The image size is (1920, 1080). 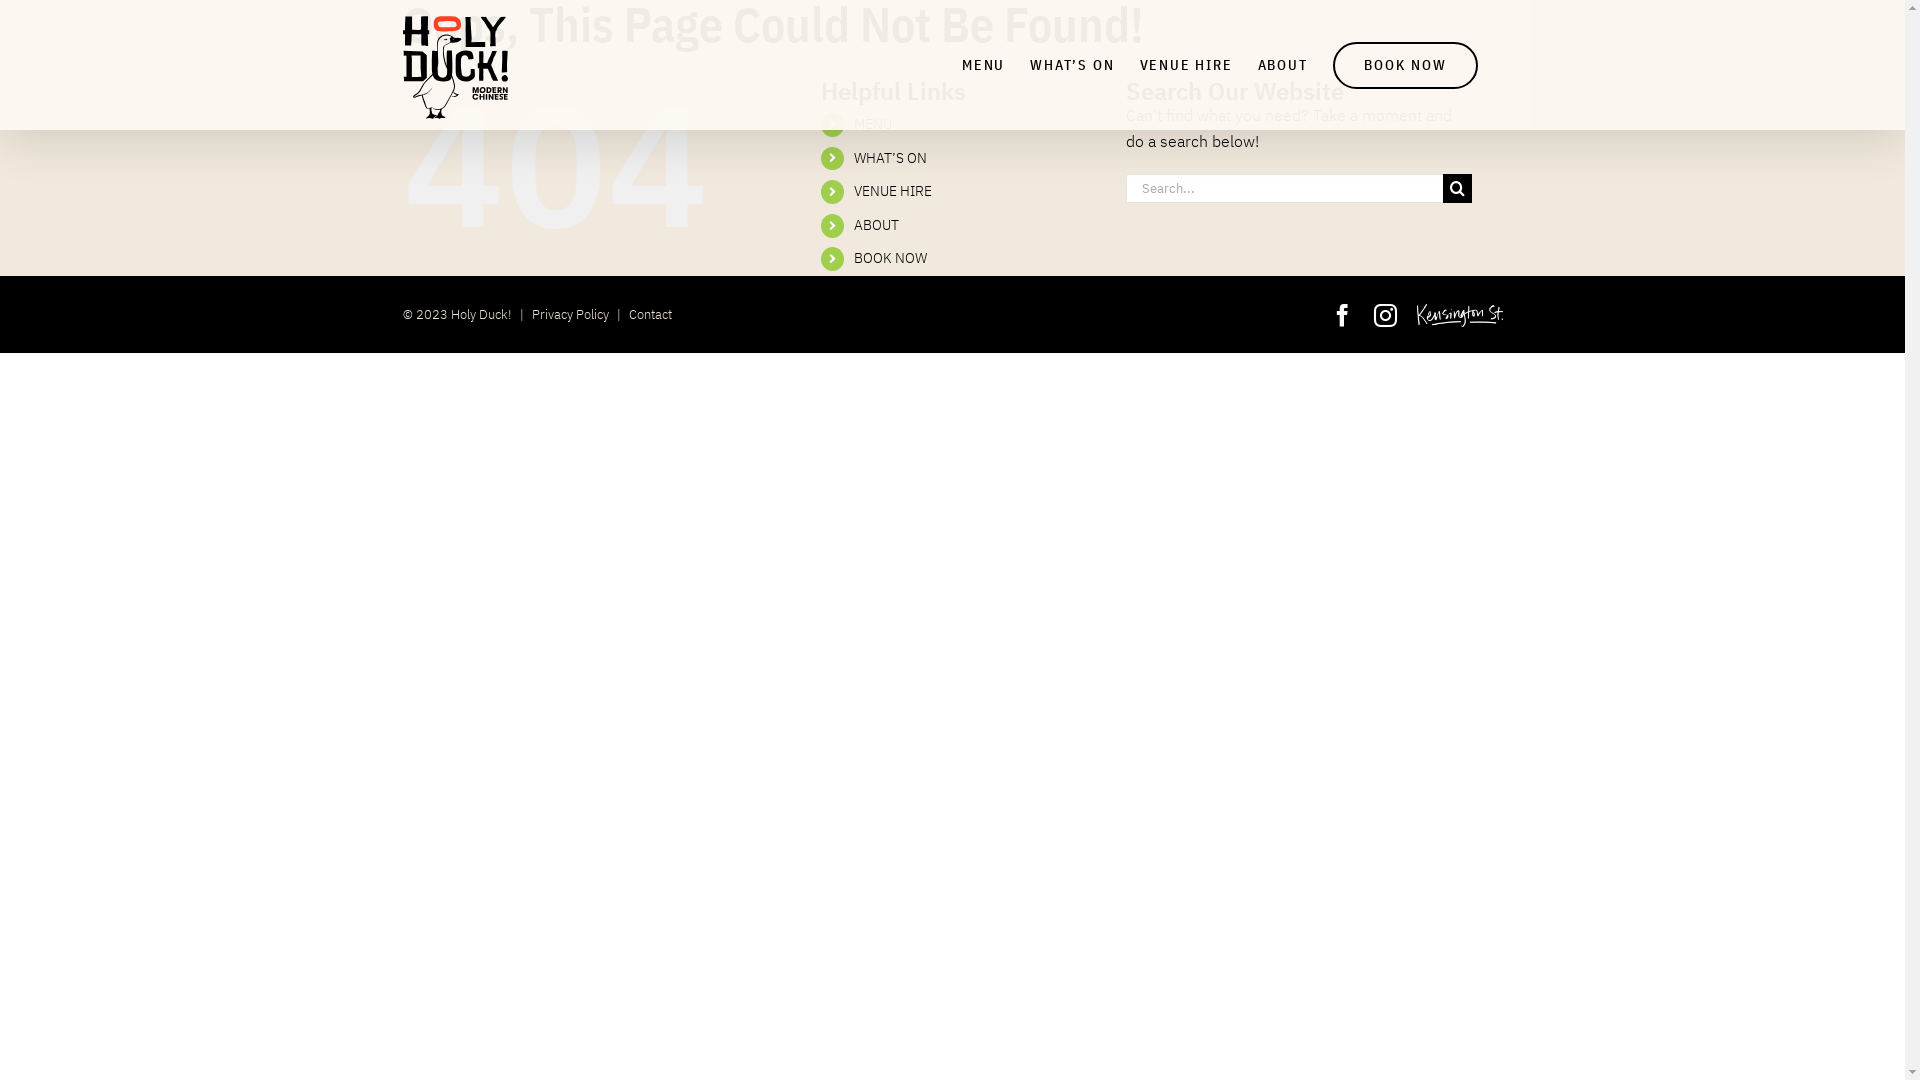 I want to click on 'Kensington Street', so click(x=1459, y=308).